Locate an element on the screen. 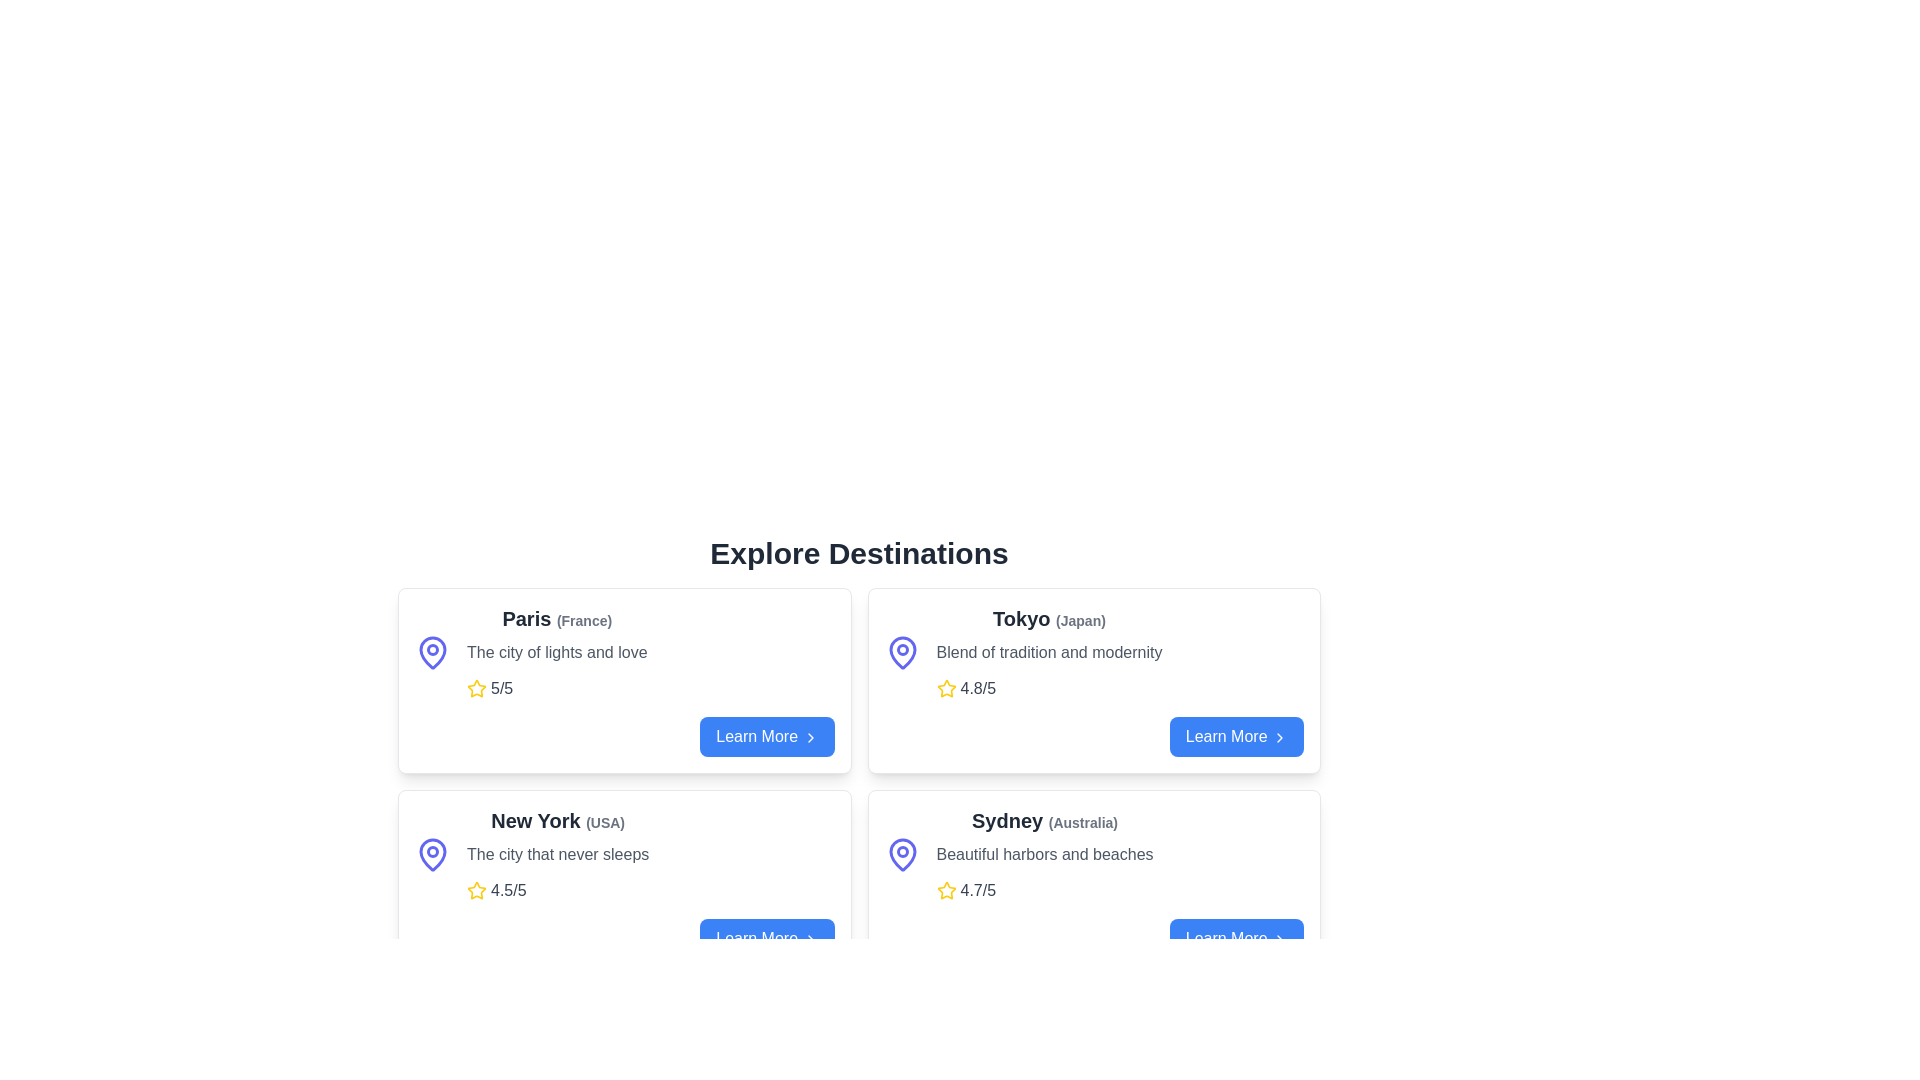 This screenshot has height=1080, width=1920. the yellow star icon representing a rating of 4.7/5, located in the bottom row of the grid layout in the fourth quadrant for Sydney, Australia is located at coordinates (945, 889).